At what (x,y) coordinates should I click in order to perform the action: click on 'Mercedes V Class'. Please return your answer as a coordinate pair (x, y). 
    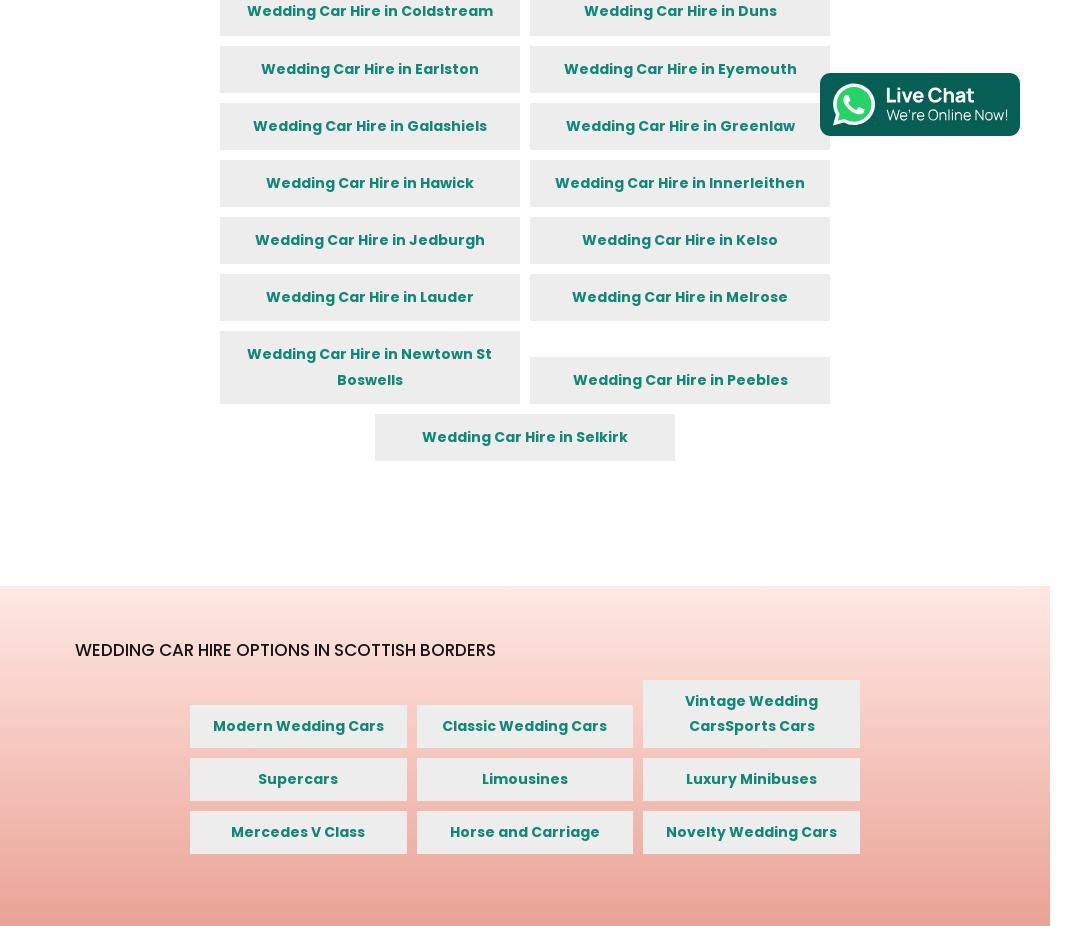
    Looking at the image, I should click on (296, 832).